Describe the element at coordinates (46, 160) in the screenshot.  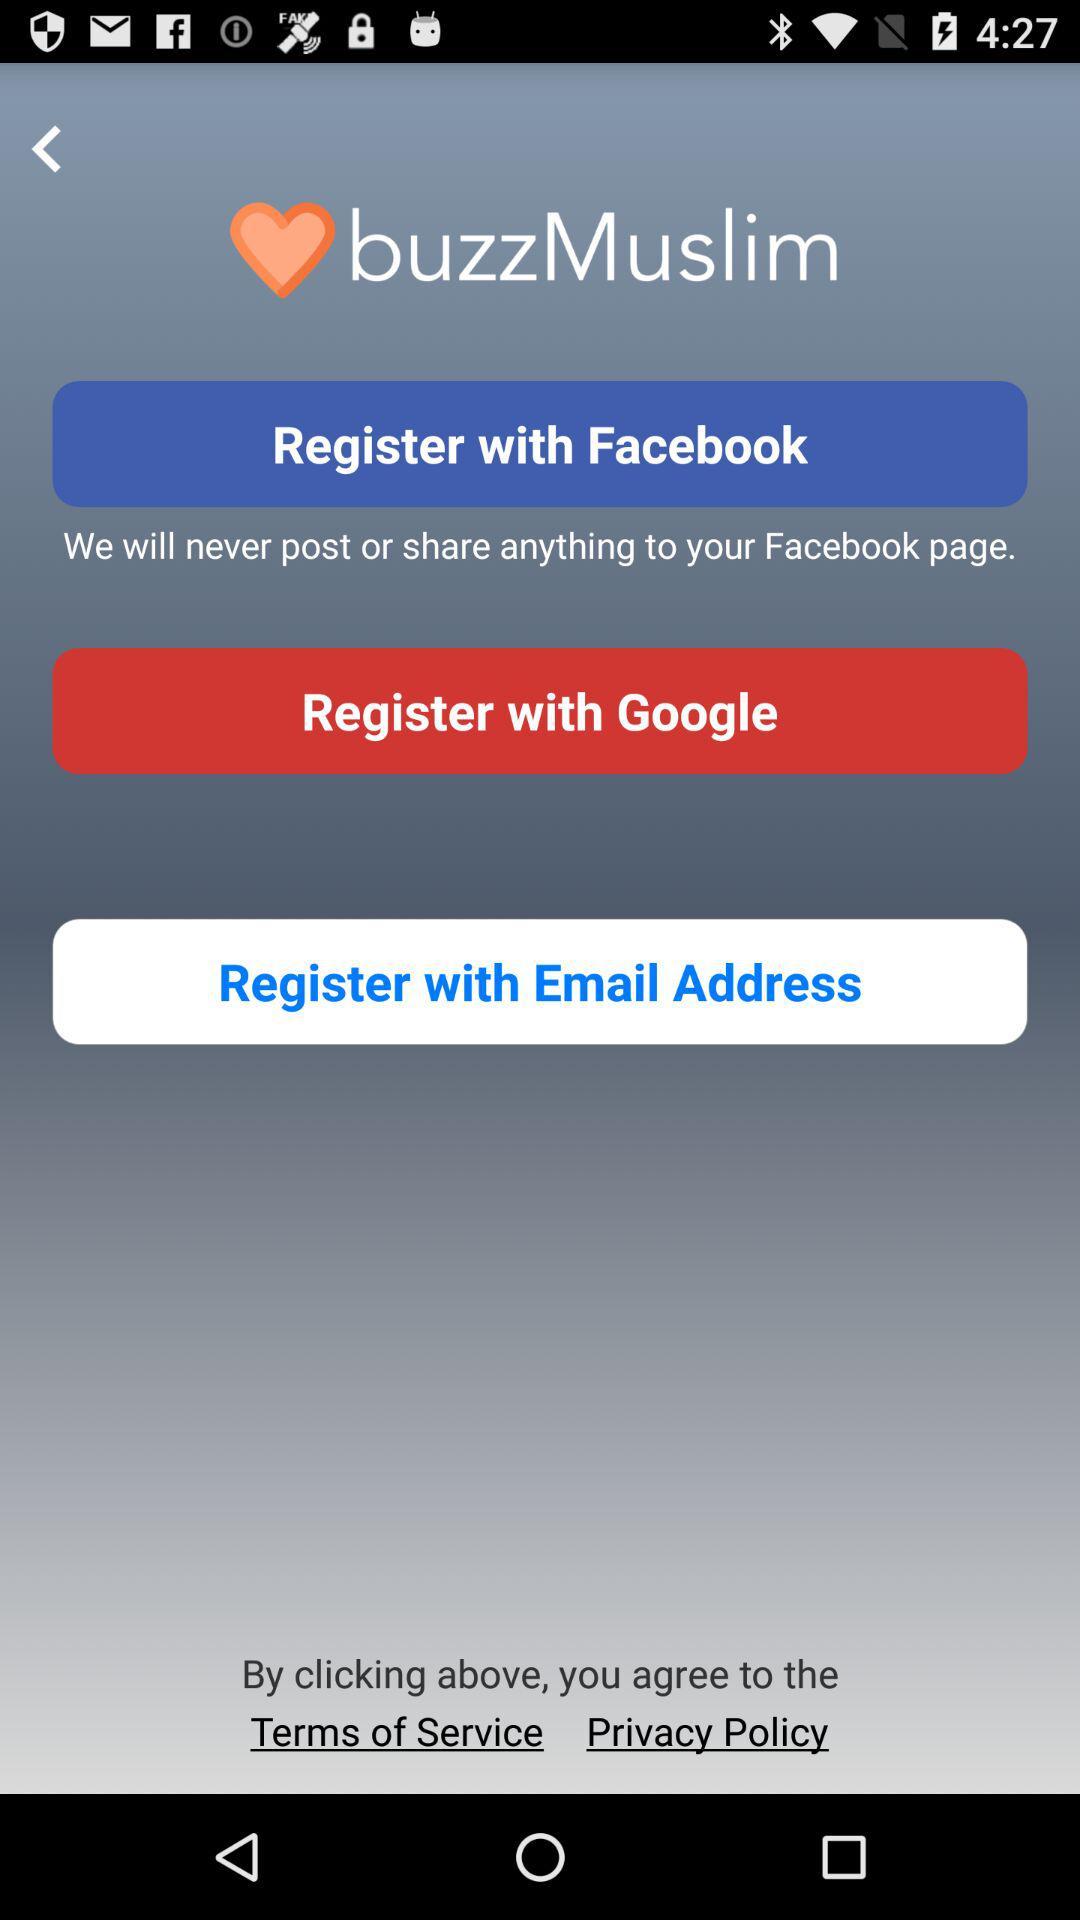
I see `the arrow_backward icon` at that location.